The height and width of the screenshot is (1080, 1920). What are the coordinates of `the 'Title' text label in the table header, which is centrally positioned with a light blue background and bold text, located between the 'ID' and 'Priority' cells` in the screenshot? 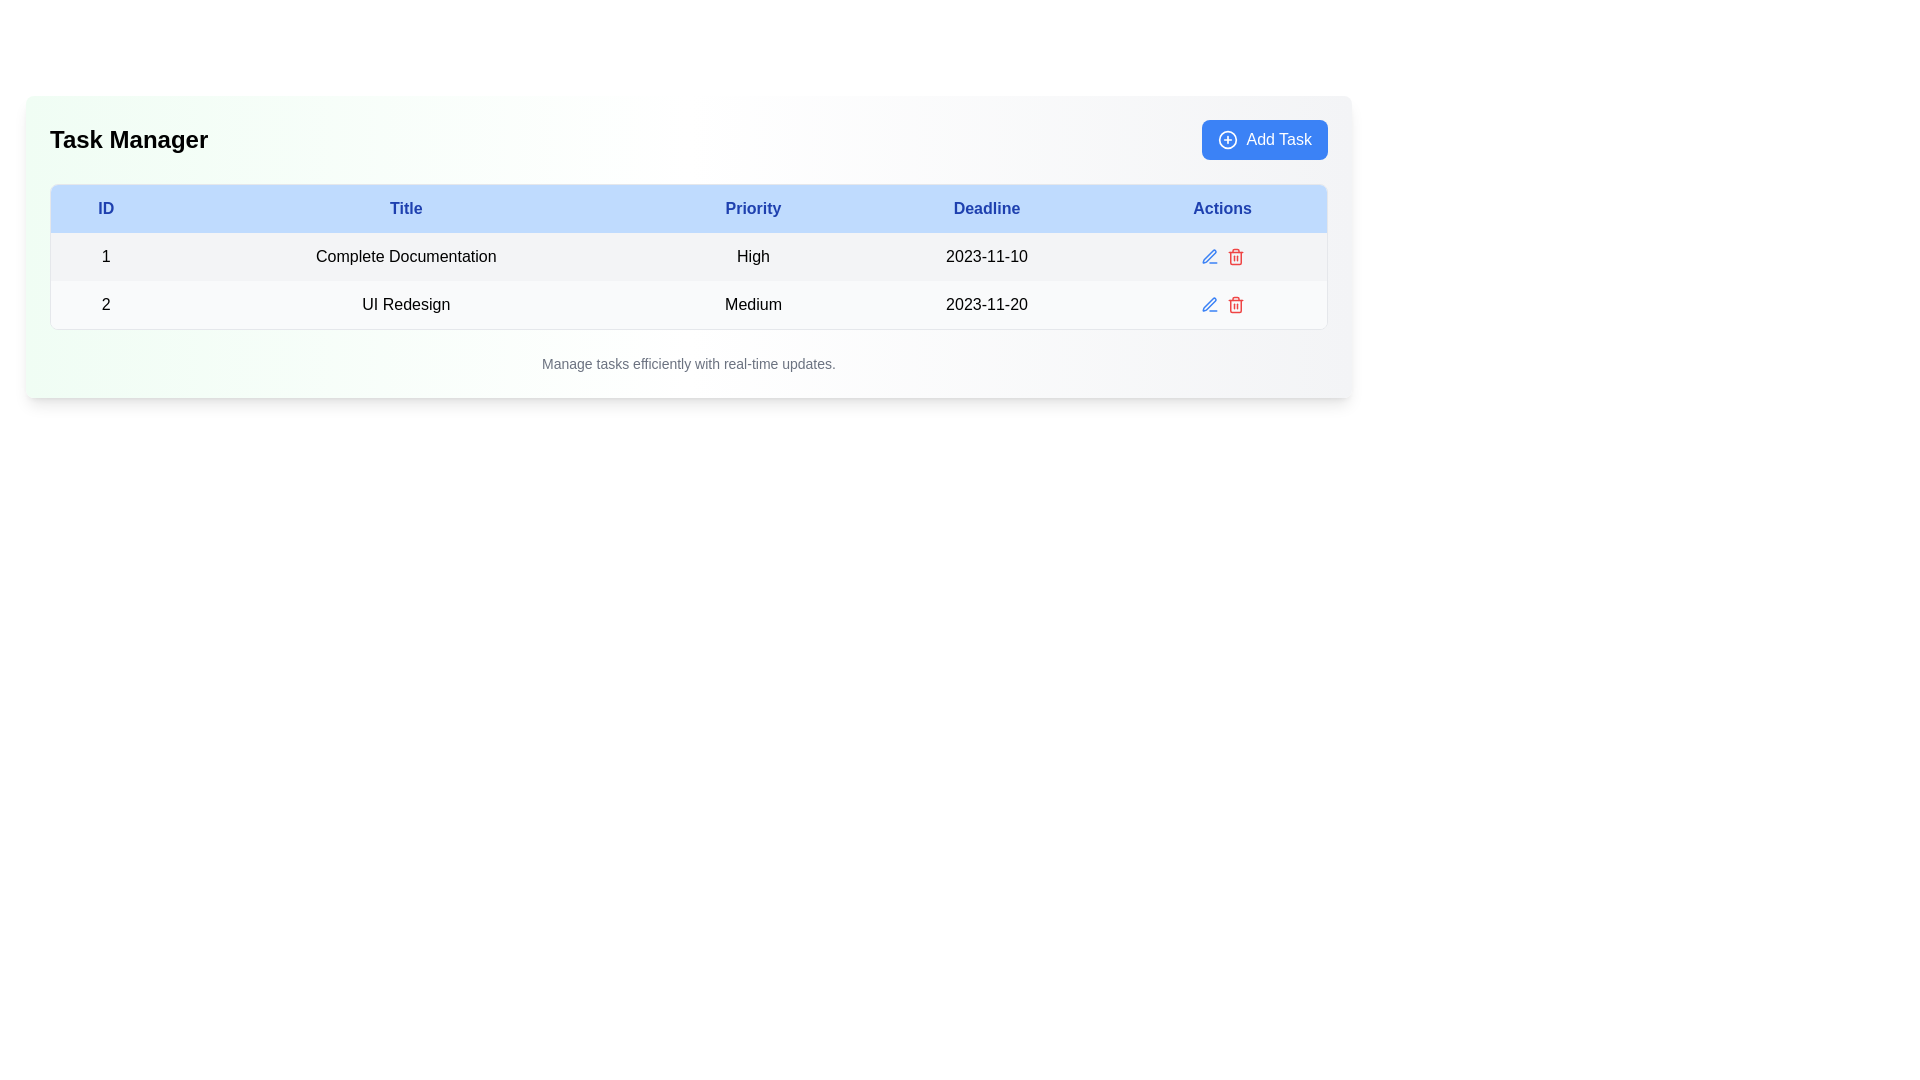 It's located at (405, 208).